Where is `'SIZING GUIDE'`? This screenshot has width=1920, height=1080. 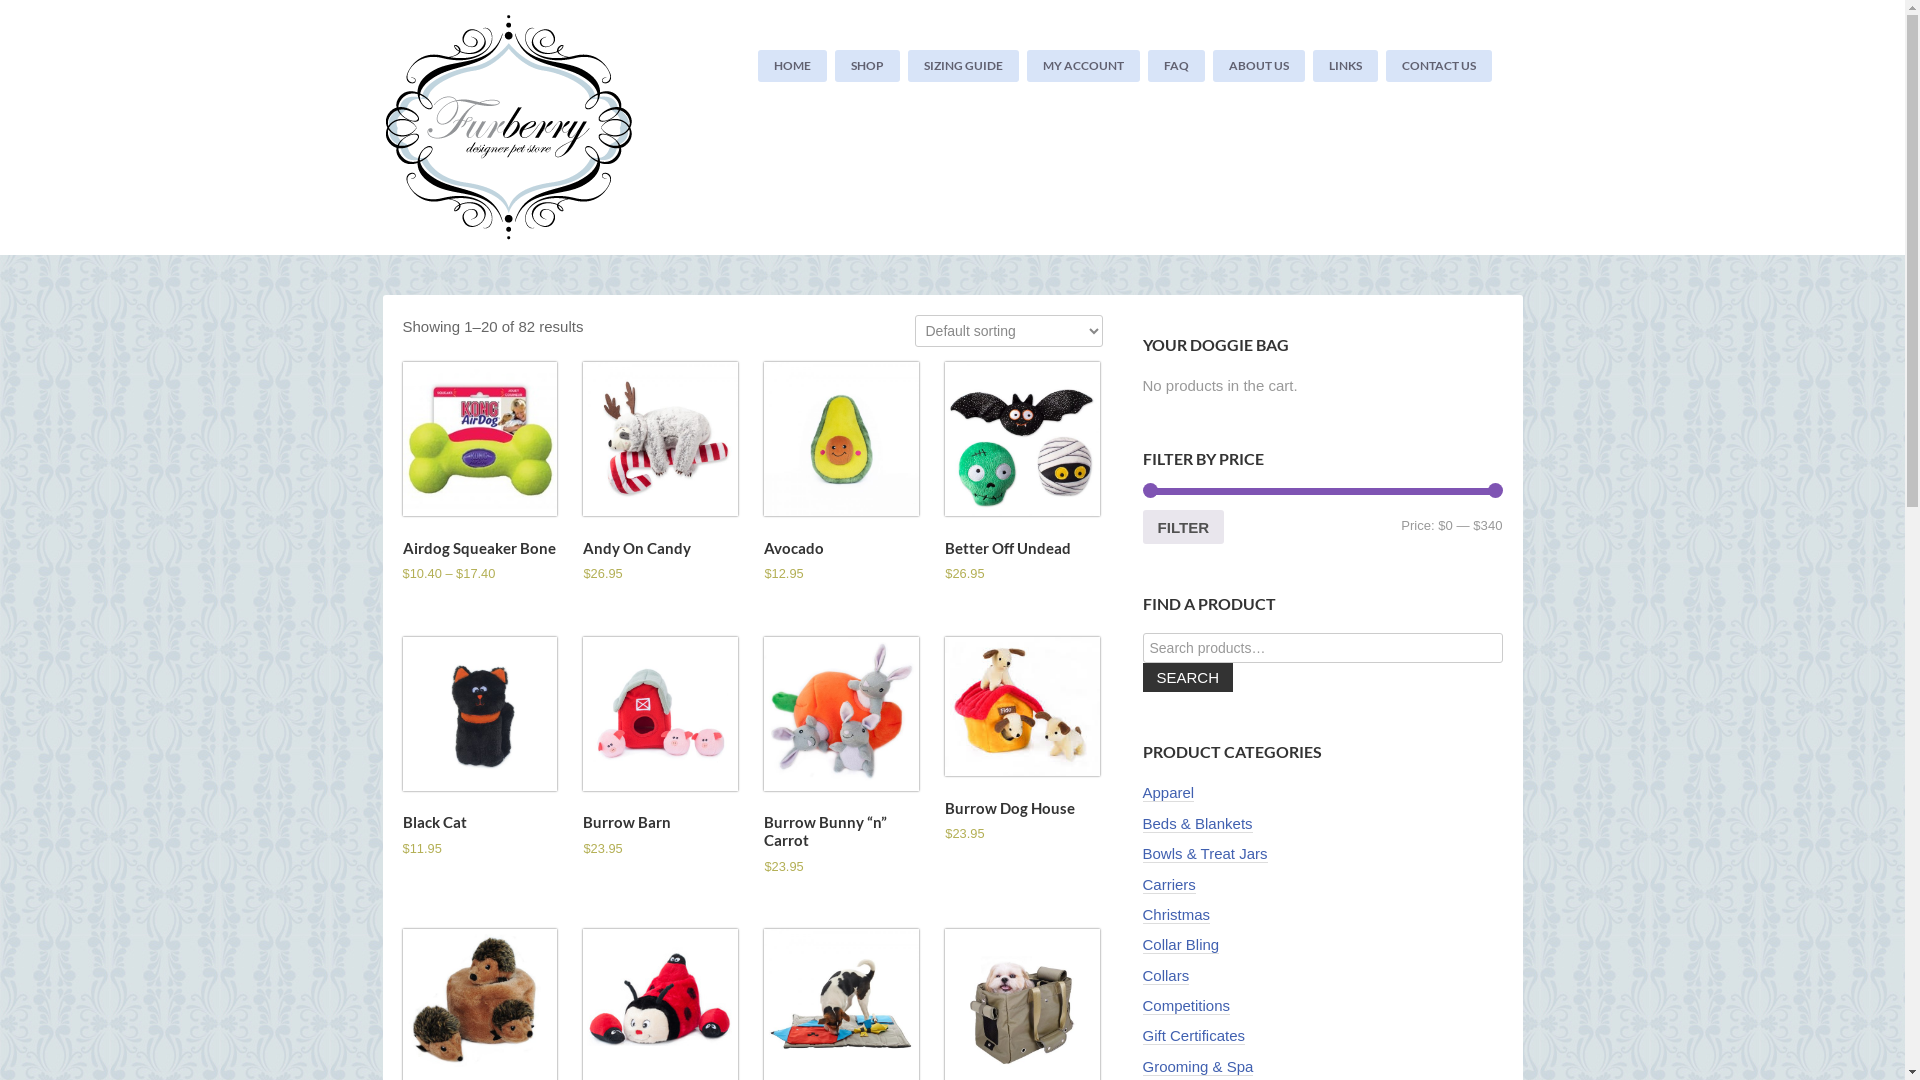 'SIZING GUIDE' is located at coordinates (963, 64).